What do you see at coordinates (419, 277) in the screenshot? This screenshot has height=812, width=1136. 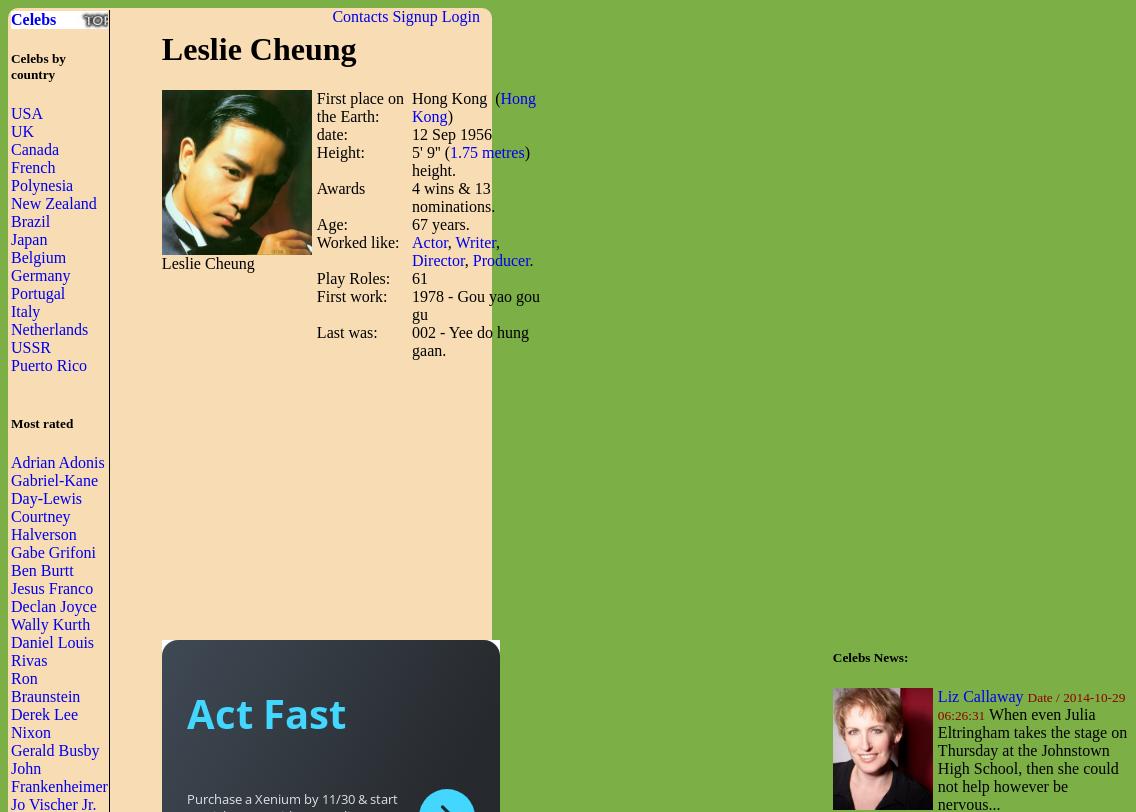 I see `'61'` at bounding box center [419, 277].